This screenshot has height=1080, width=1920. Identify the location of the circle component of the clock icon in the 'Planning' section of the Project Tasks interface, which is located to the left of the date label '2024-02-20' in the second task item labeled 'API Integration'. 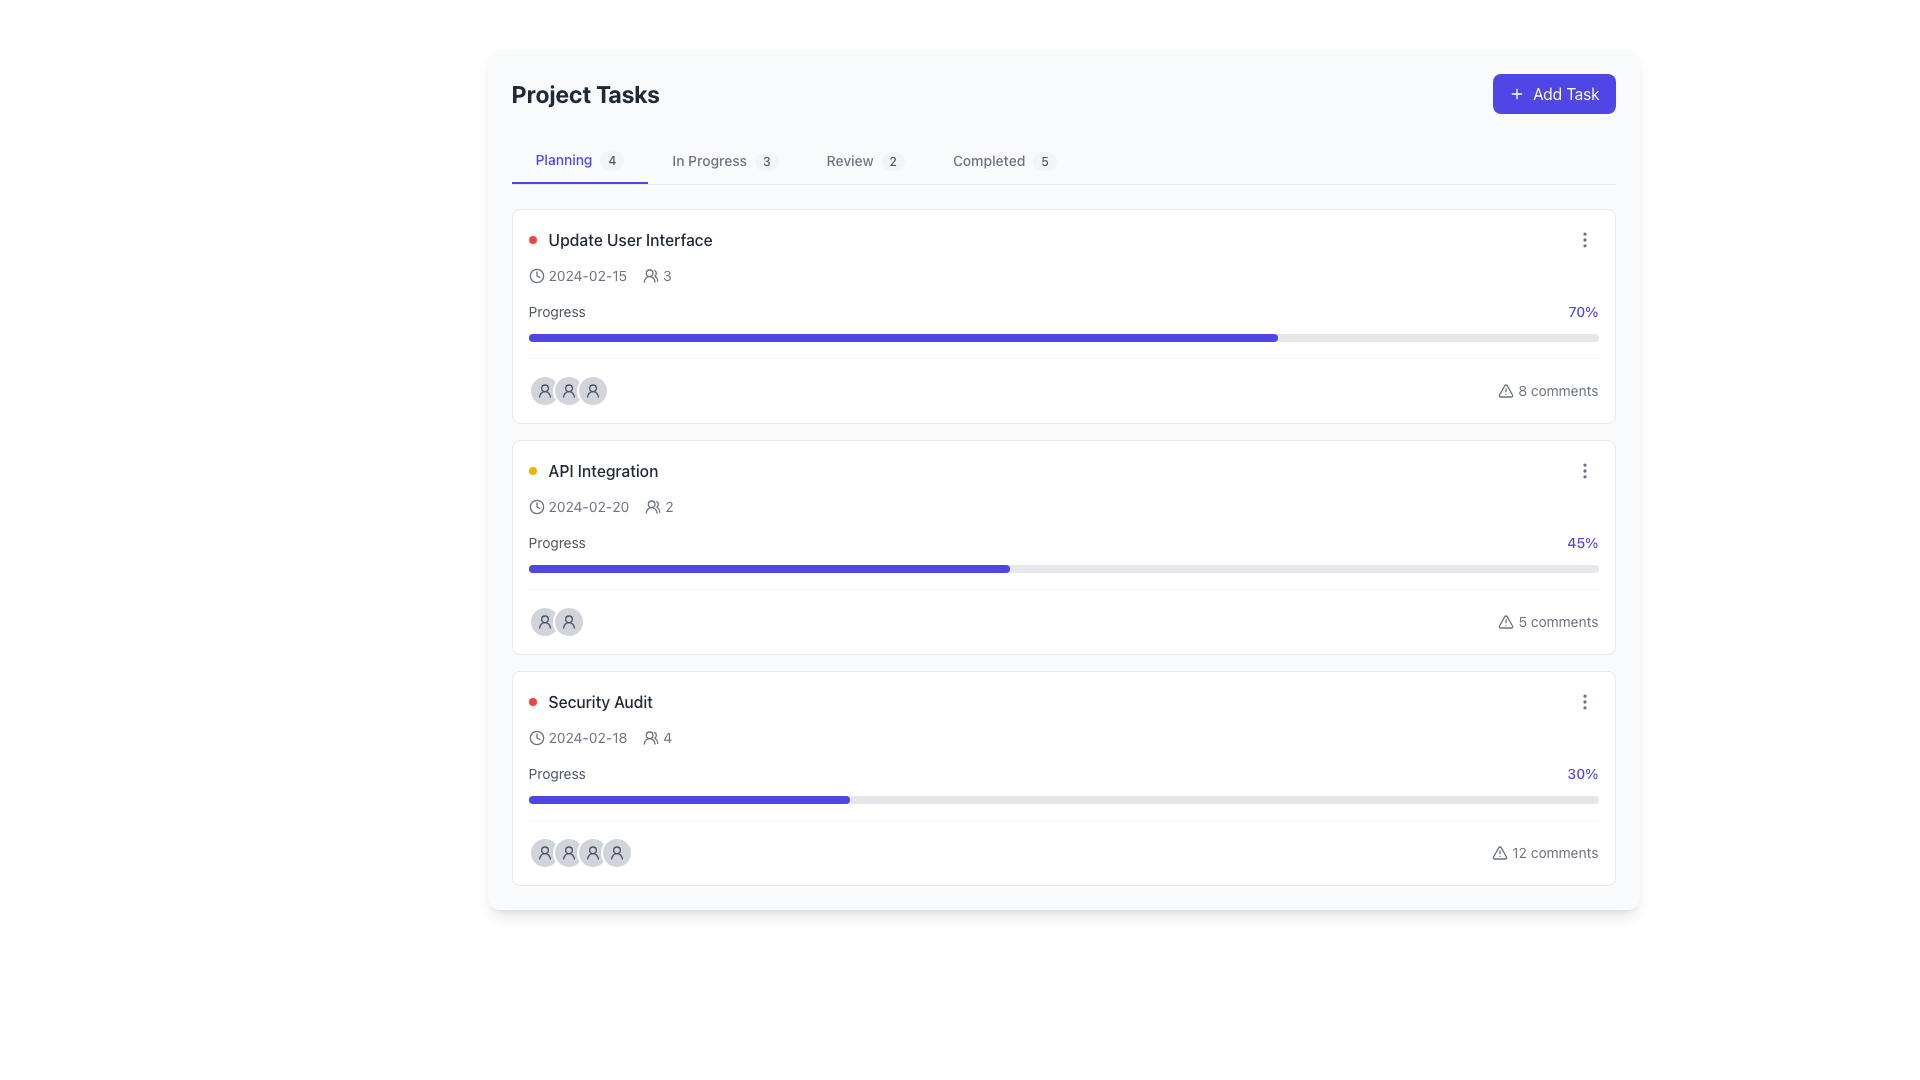
(536, 276).